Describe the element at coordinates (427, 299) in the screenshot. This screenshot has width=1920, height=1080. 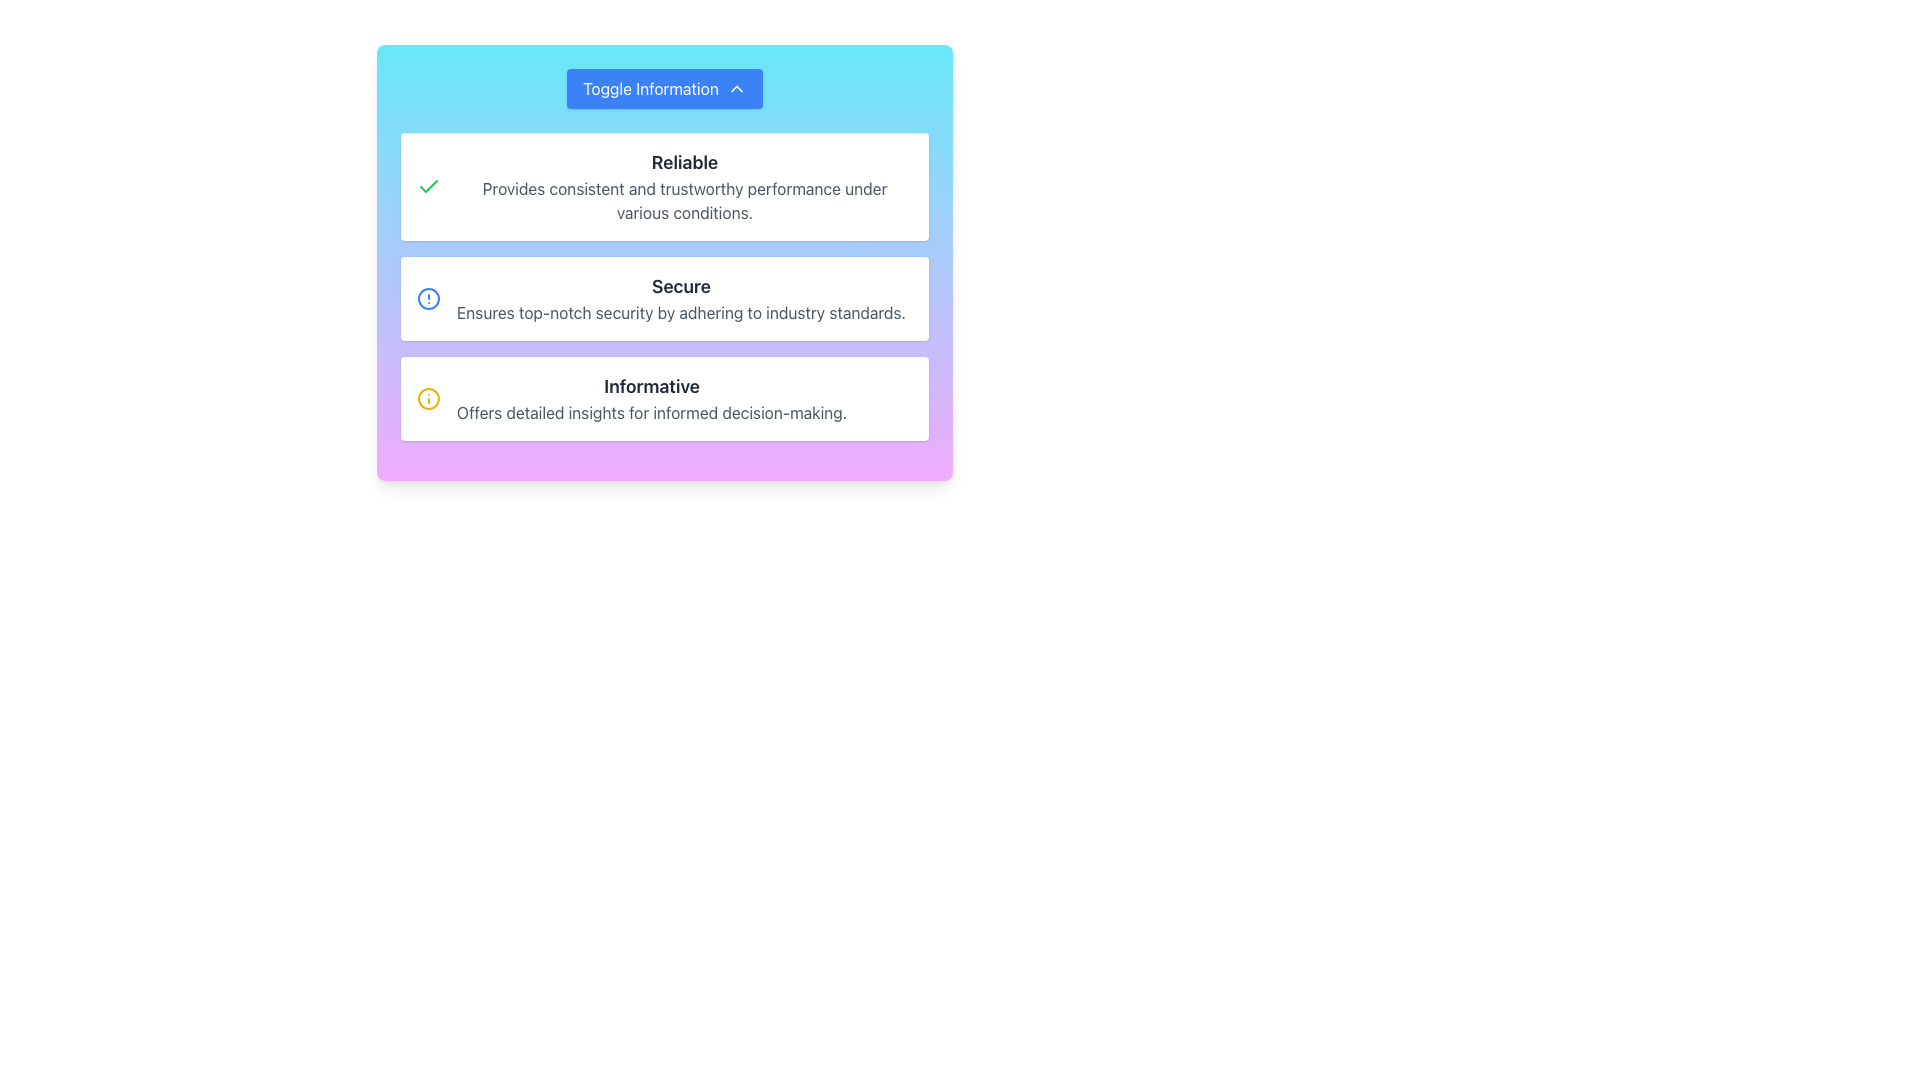
I see `the blue outlined SVG Circle located in the 'Secure' section, positioned to the left of the text content` at that location.